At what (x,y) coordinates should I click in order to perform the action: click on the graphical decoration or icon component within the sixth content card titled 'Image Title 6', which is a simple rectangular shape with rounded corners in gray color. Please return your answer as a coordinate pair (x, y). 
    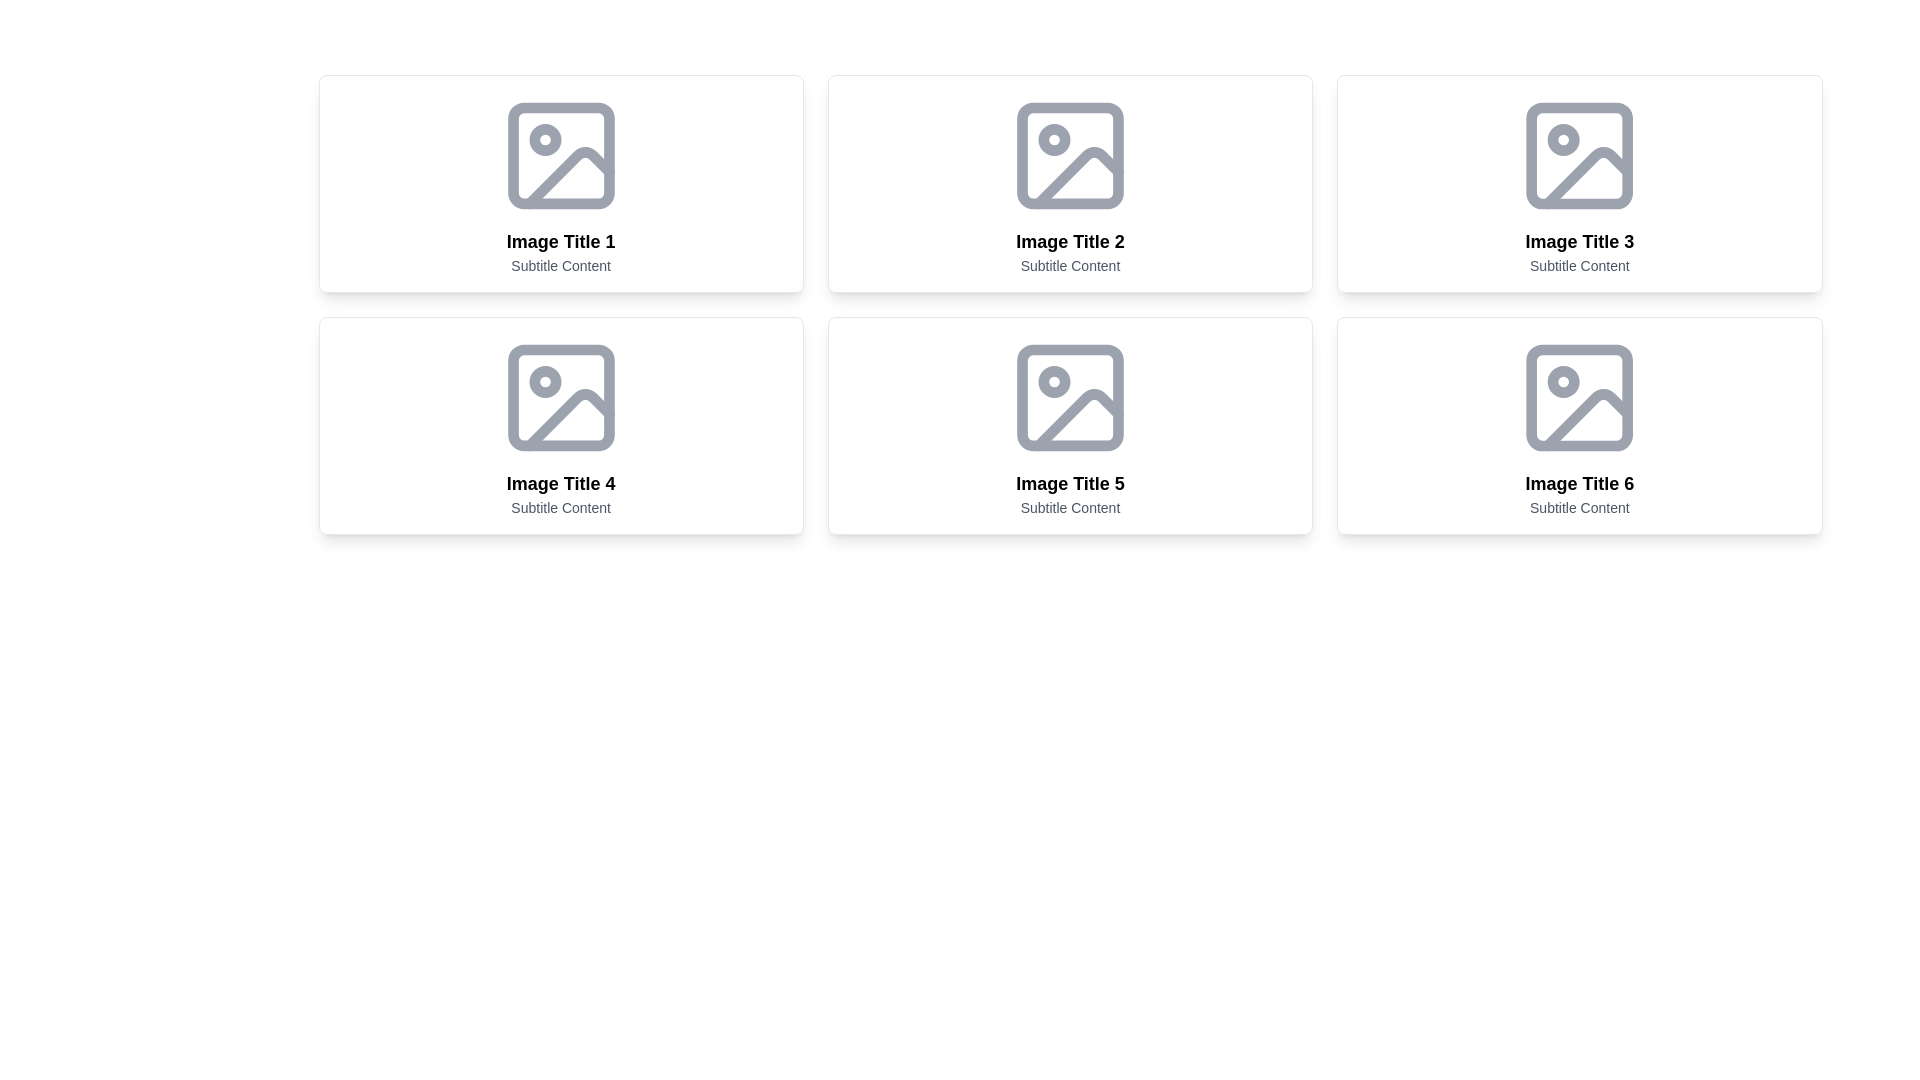
    Looking at the image, I should click on (1578, 397).